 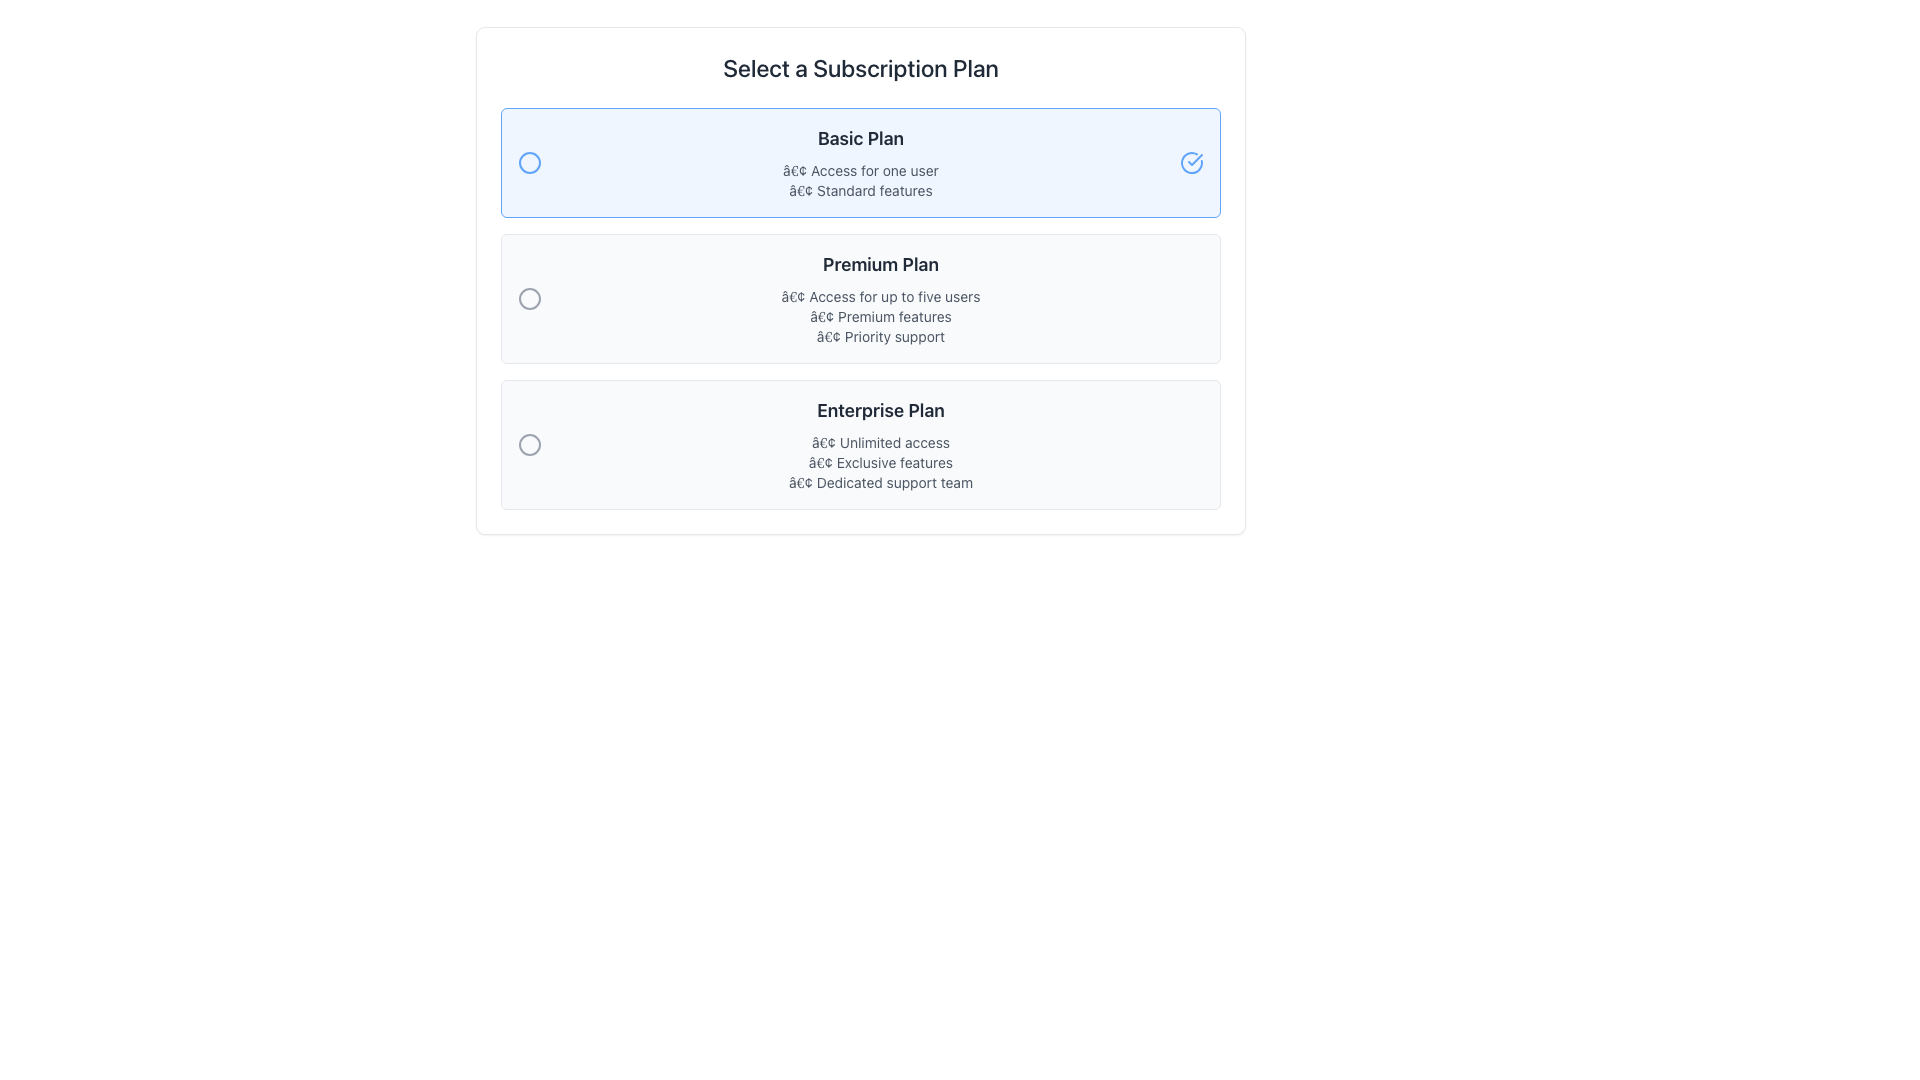 I want to click on the circular radio button with a blue outline, so click(x=529, y=161).